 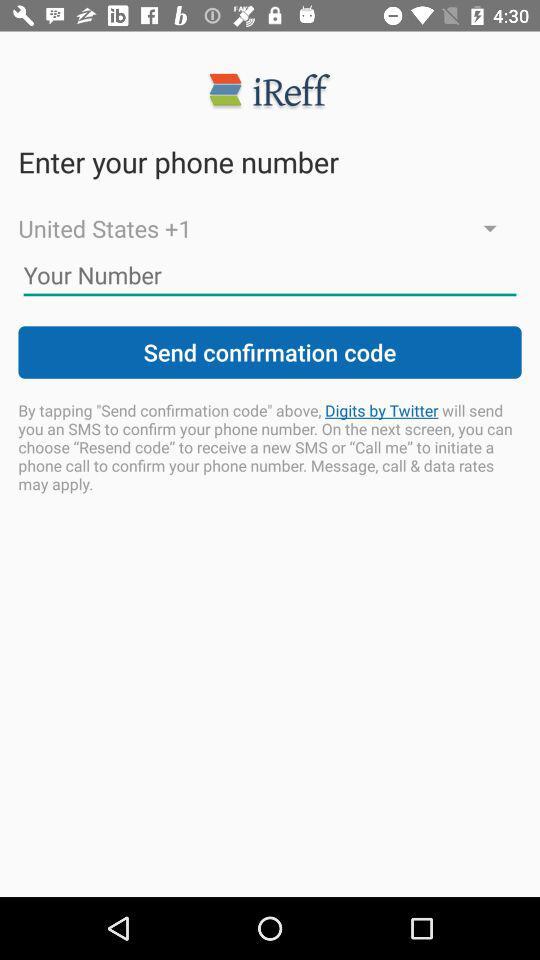 What do you see at coordinates (270, 228) in the screenshot?
I see `the icon below enter your phone` at bounding box center [270, 228].